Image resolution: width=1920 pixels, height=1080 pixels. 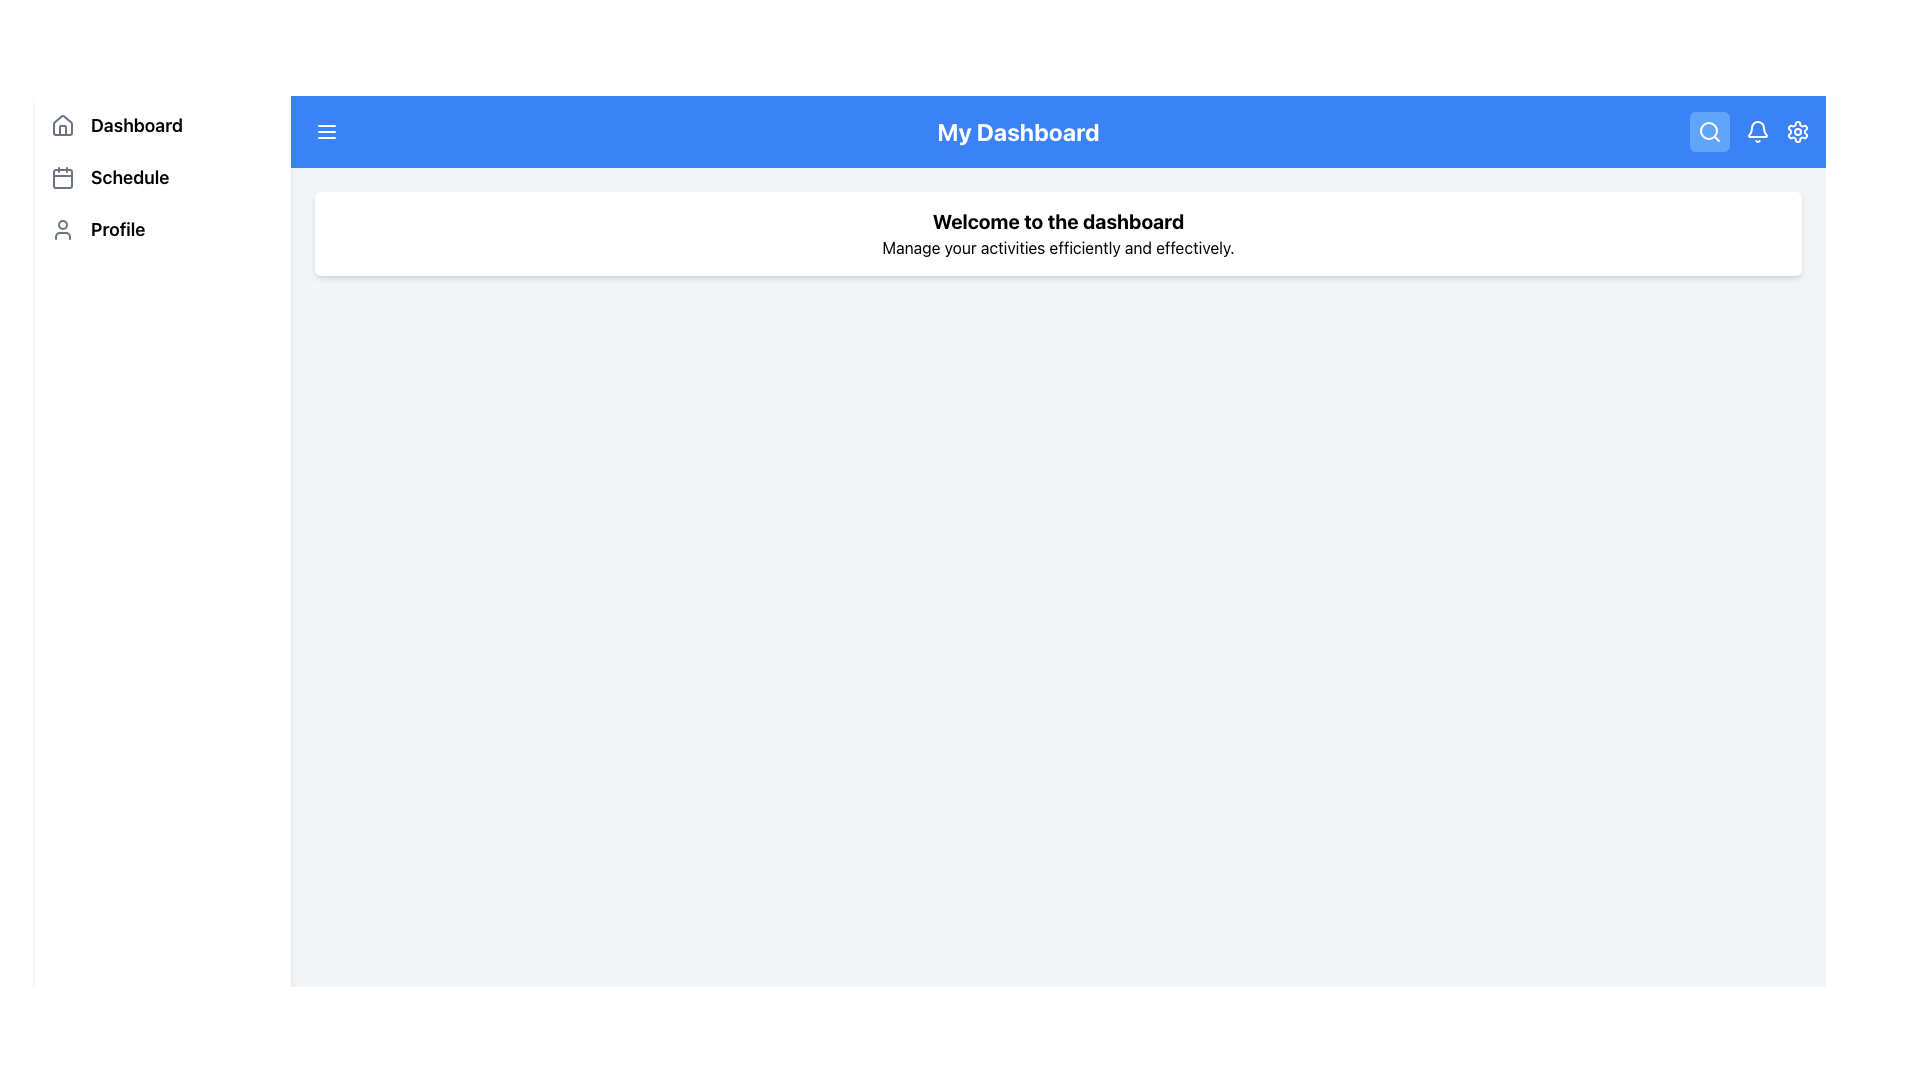 I want to click on the 'Schedule' navigation label for keyboard navigation, so click(x=129, y=176).